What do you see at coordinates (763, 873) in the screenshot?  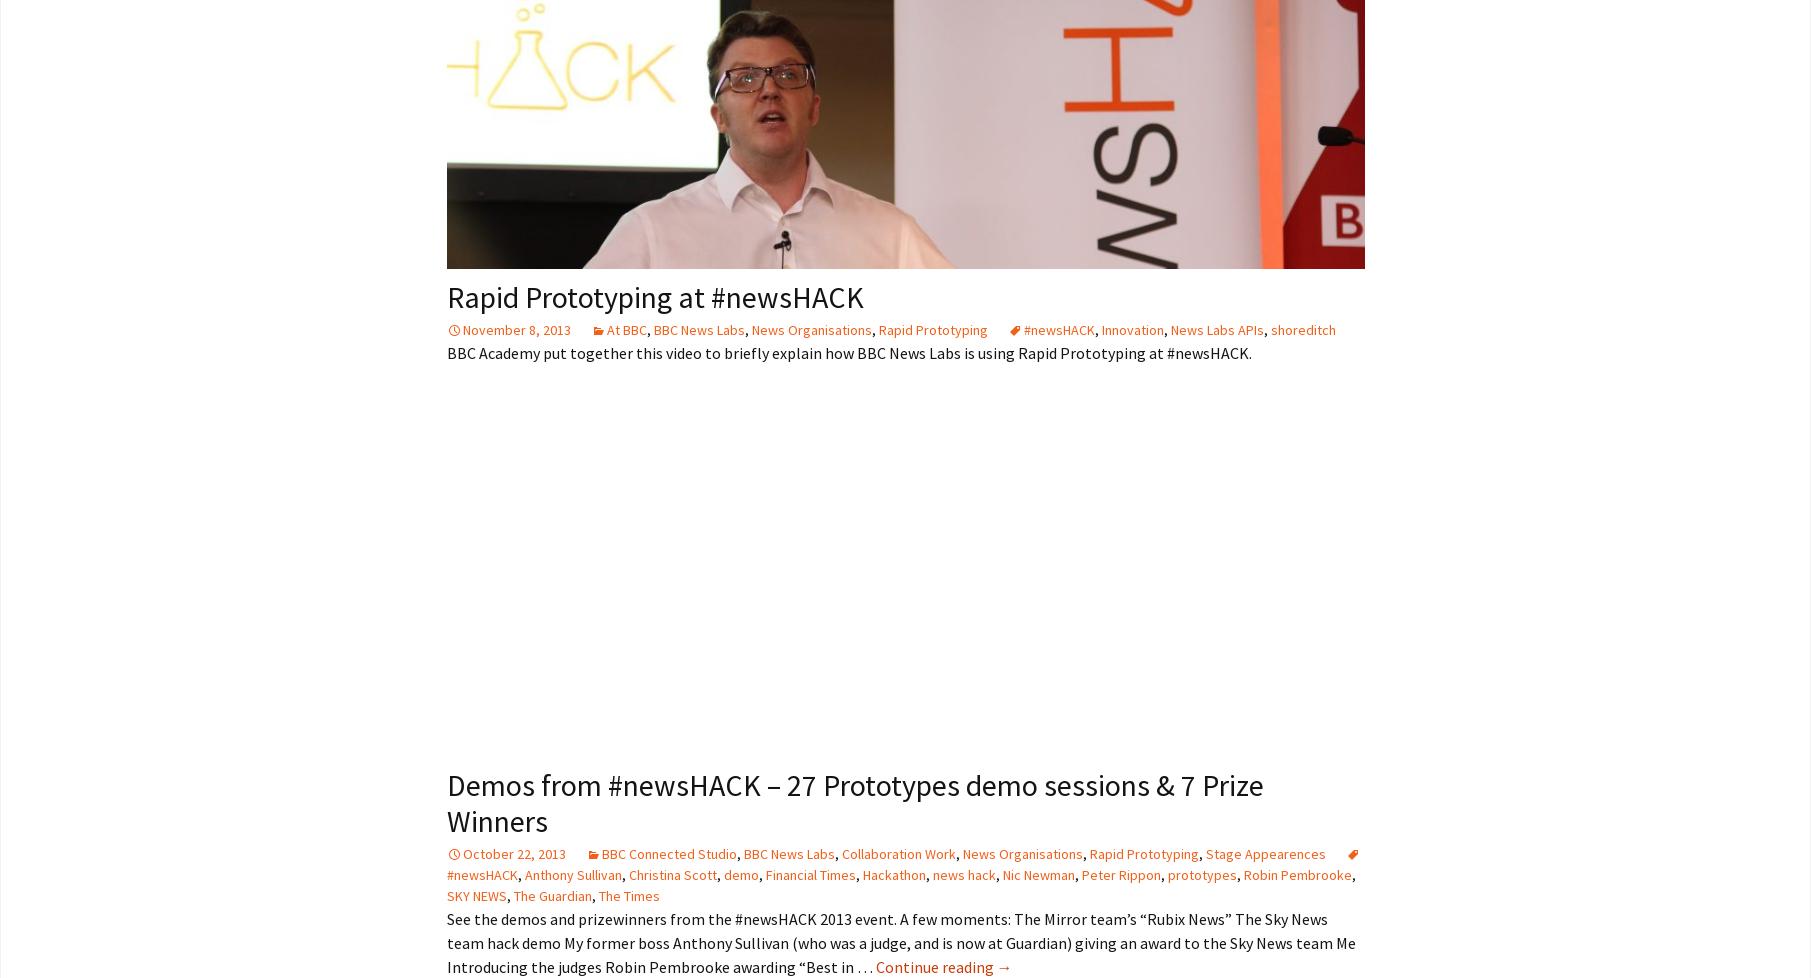 I see `'Financial Times'` at bounding box center [763, 873].